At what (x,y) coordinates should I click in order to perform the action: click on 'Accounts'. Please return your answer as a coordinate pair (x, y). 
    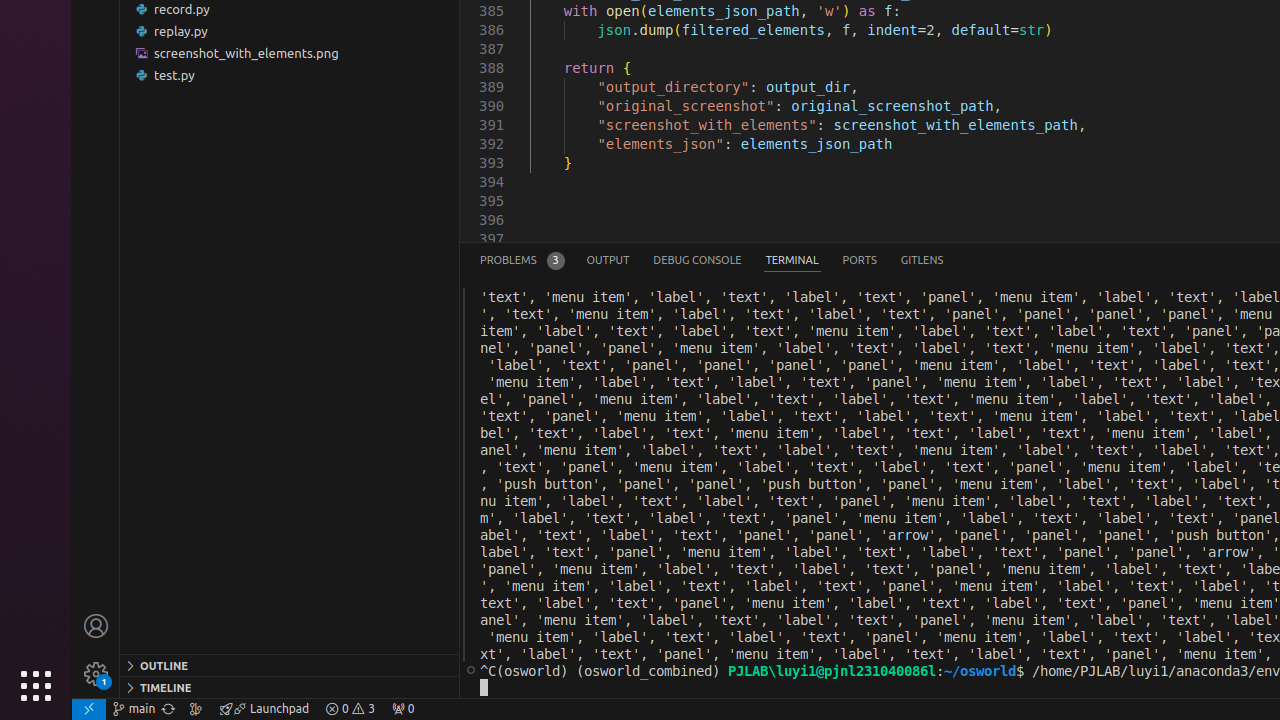
    Looking at the image, I should click on (95, 624).